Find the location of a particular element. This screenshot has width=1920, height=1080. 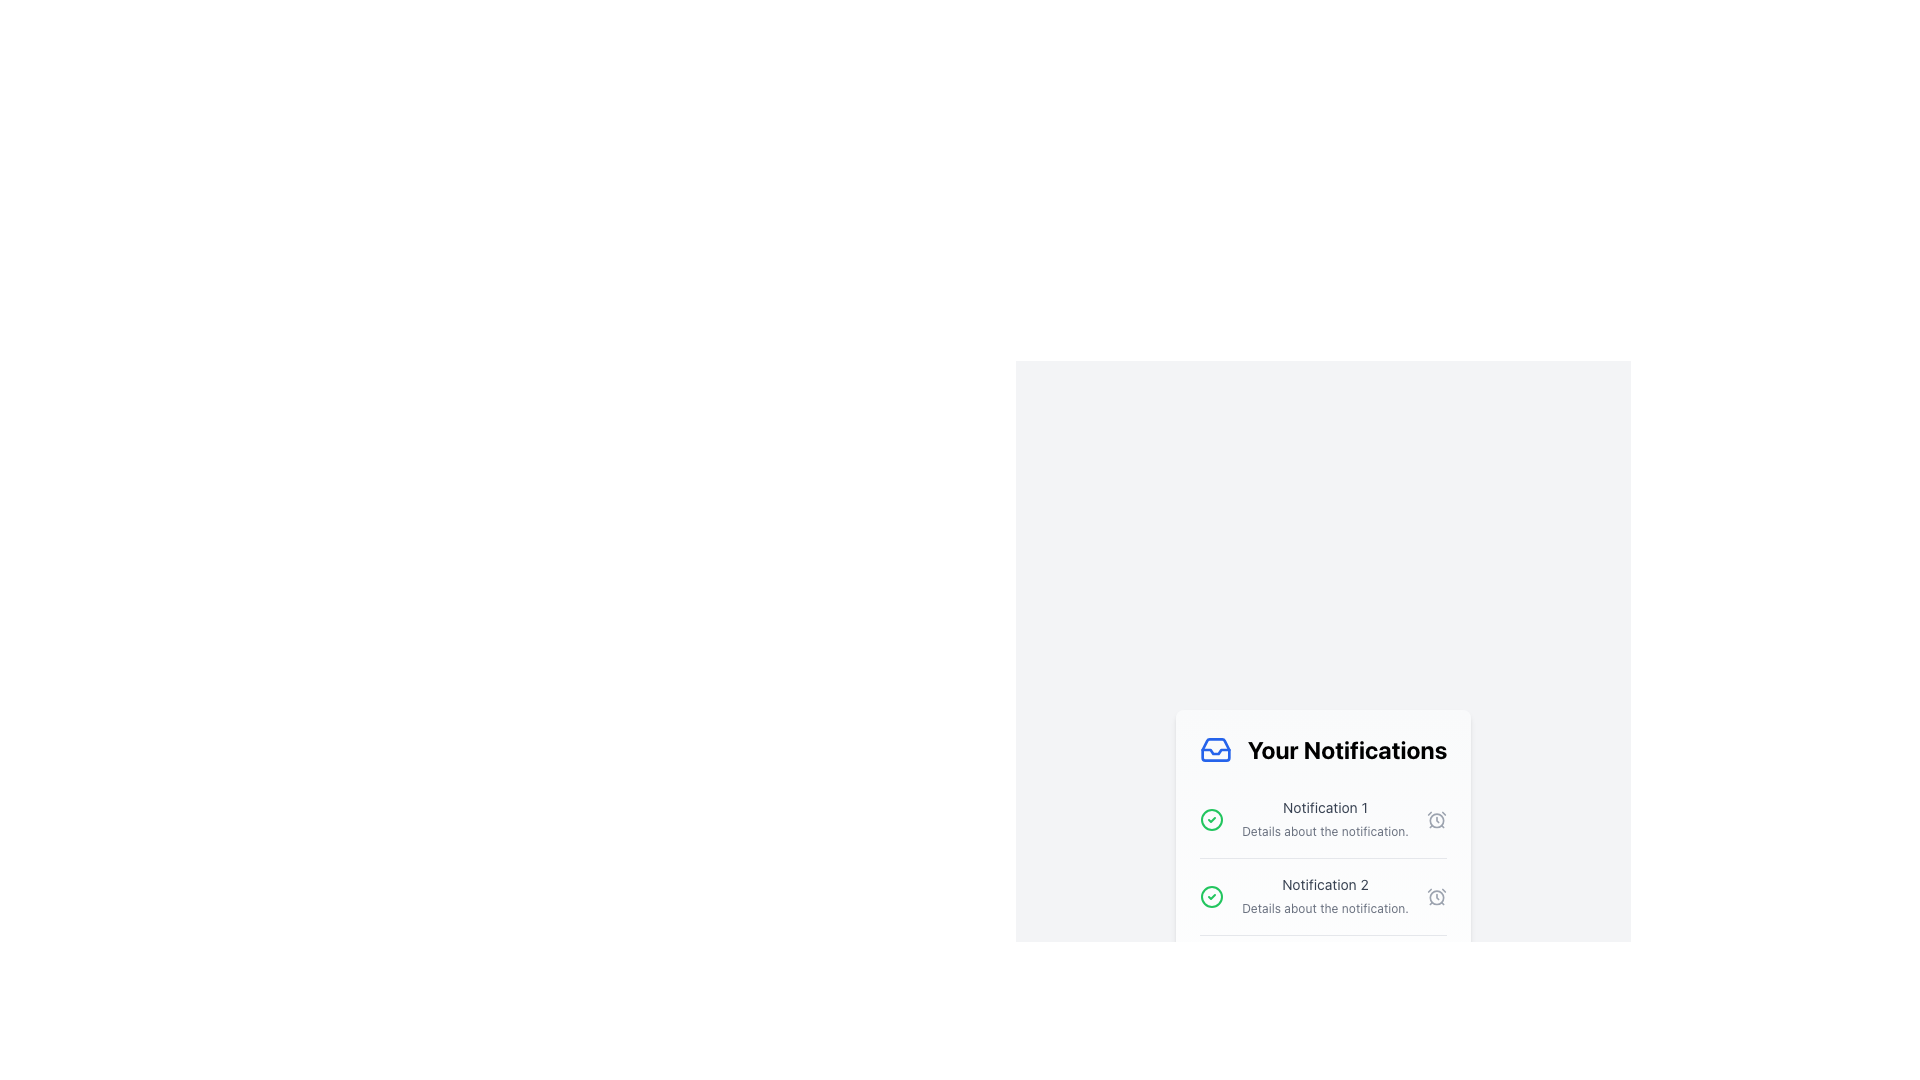

the text label displaying 'Notification 2', which is styled in gray and located at the bottom row of the notification list is located at coordinates (1325, 883).